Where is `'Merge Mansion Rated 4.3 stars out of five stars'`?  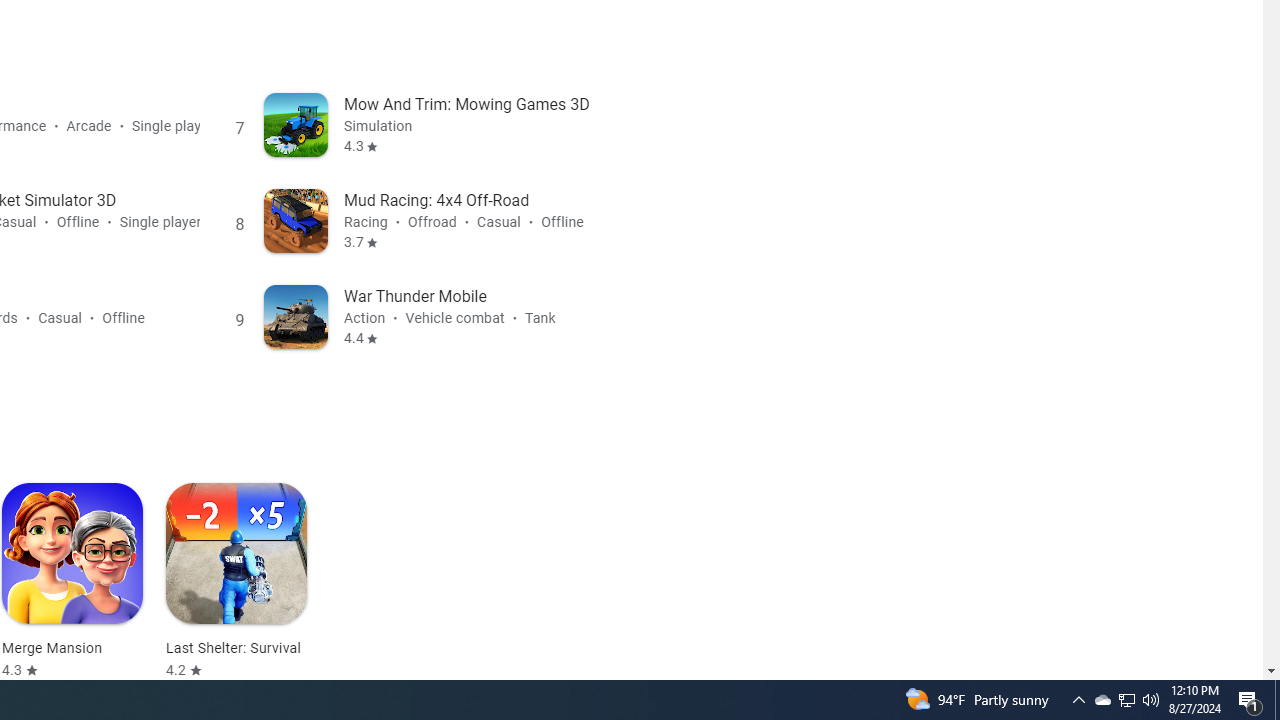
'Merge Mansion Rated 4.3 stars out of five stars' is located at coordinates (72, 581).